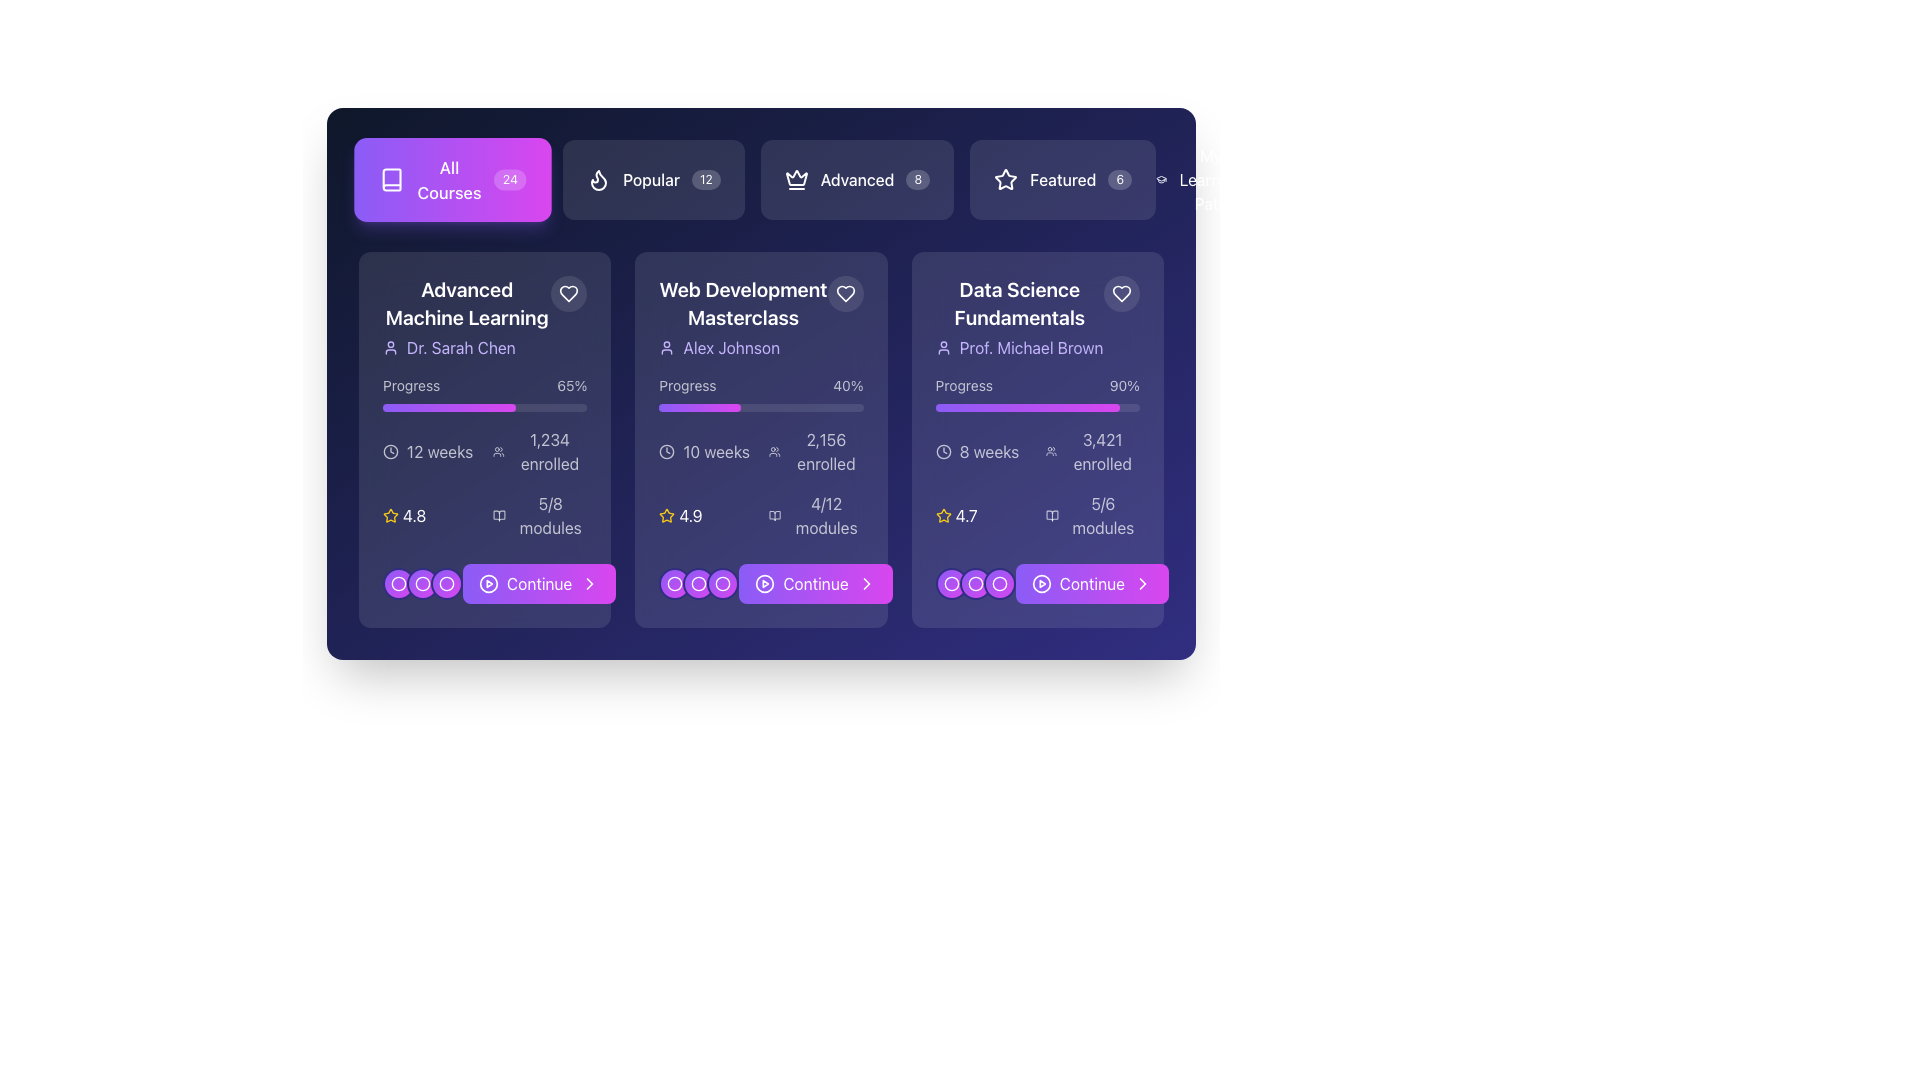 The height and width of the screenshot is (1080, 1920). Describe the element at coordinates (1091, 451) in the screenshot. I see `the informational label that indicates the number of users currently enrolled in the course, located in the rightmost card below the '8 weeks' text and above the '4.7' text` at that location.